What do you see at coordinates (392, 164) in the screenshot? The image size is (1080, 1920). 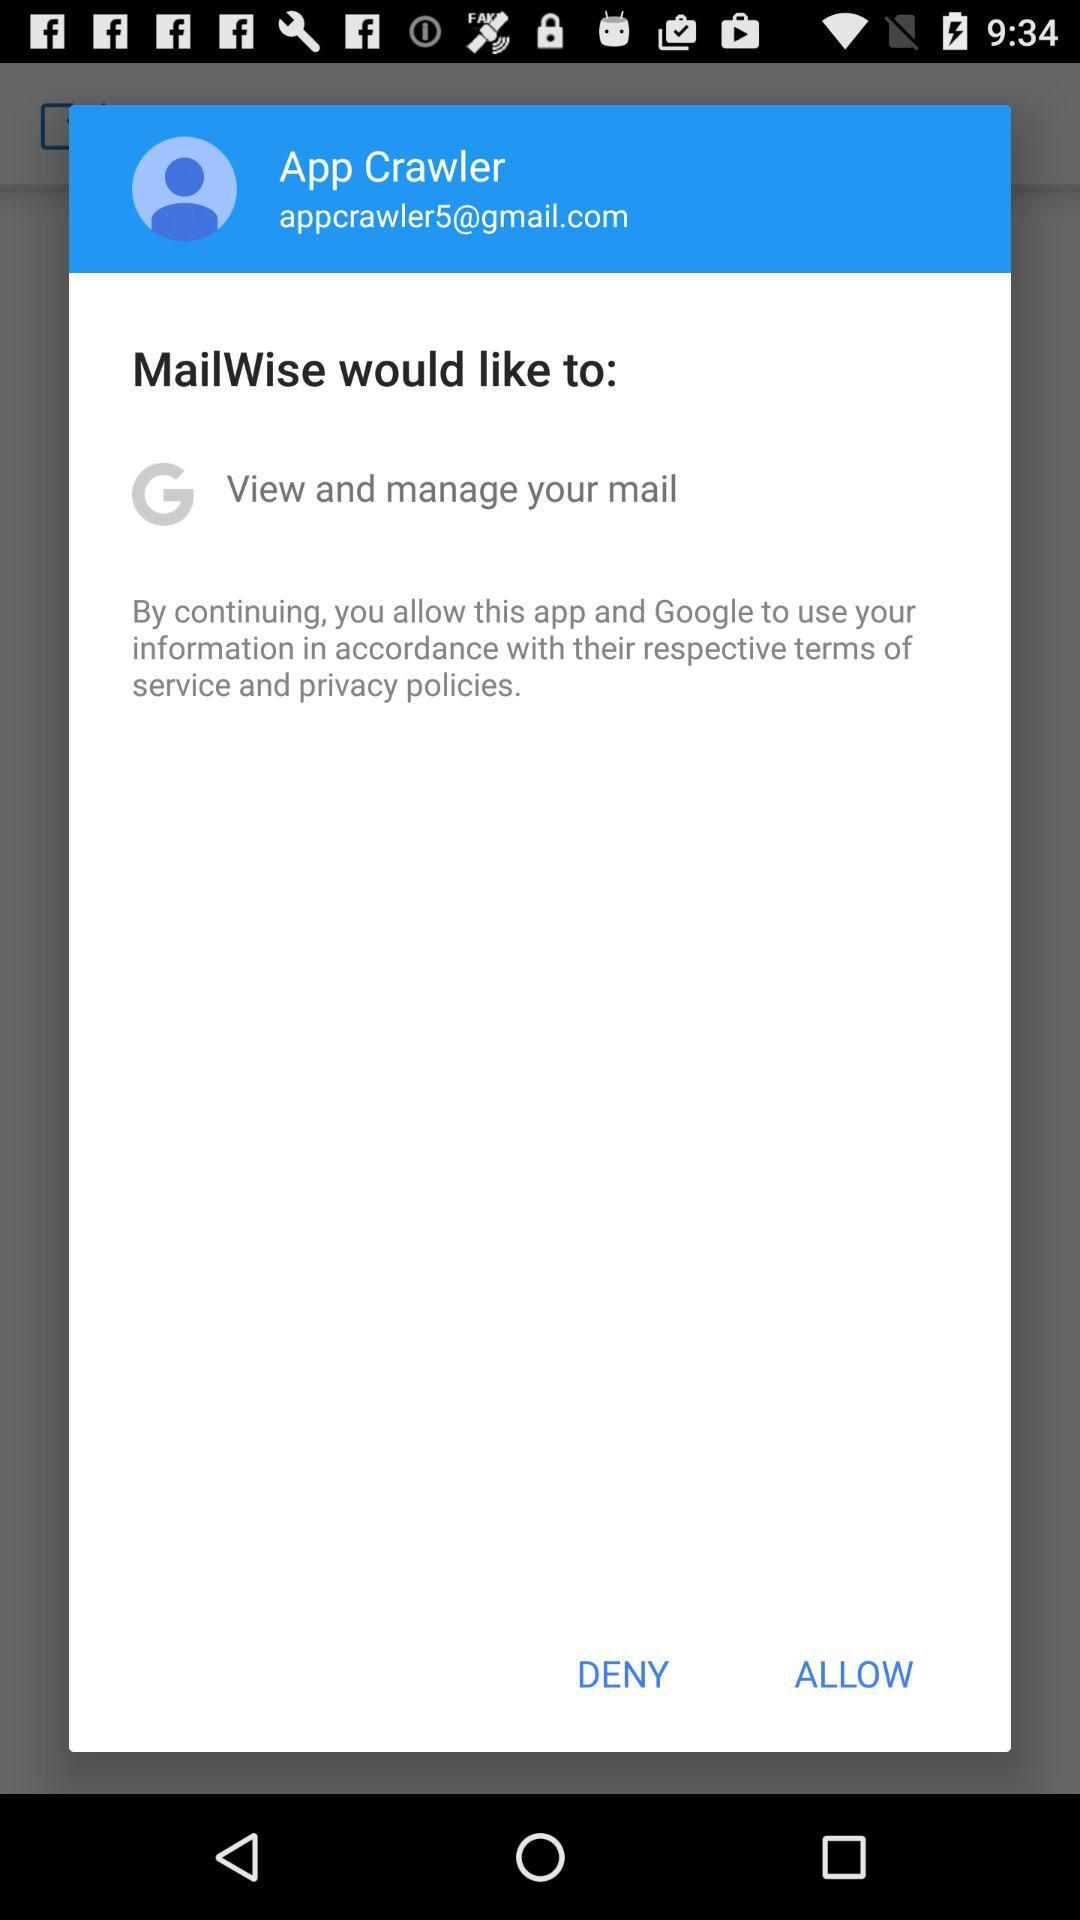 I see `app crawler item` at bounding box center [392, 164].